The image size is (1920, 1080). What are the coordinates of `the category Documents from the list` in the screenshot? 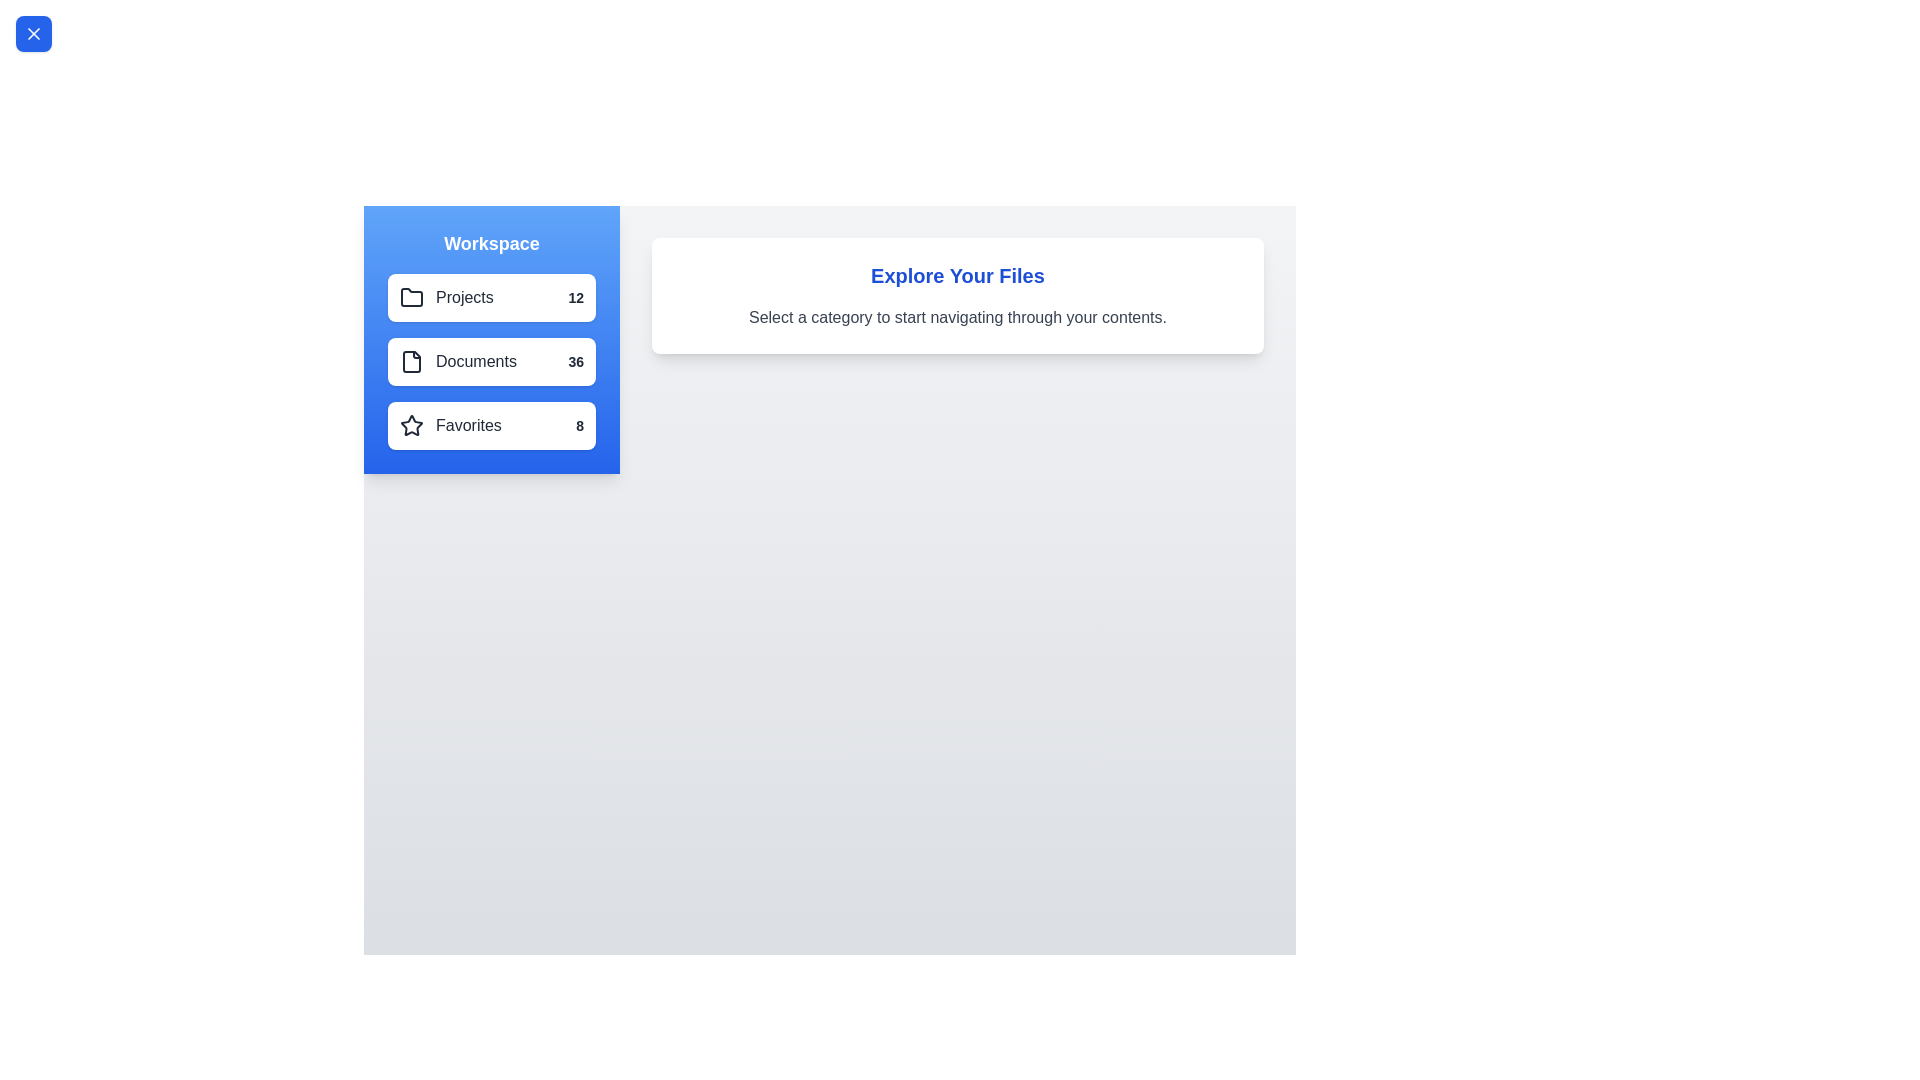 It's located at (491, 362).